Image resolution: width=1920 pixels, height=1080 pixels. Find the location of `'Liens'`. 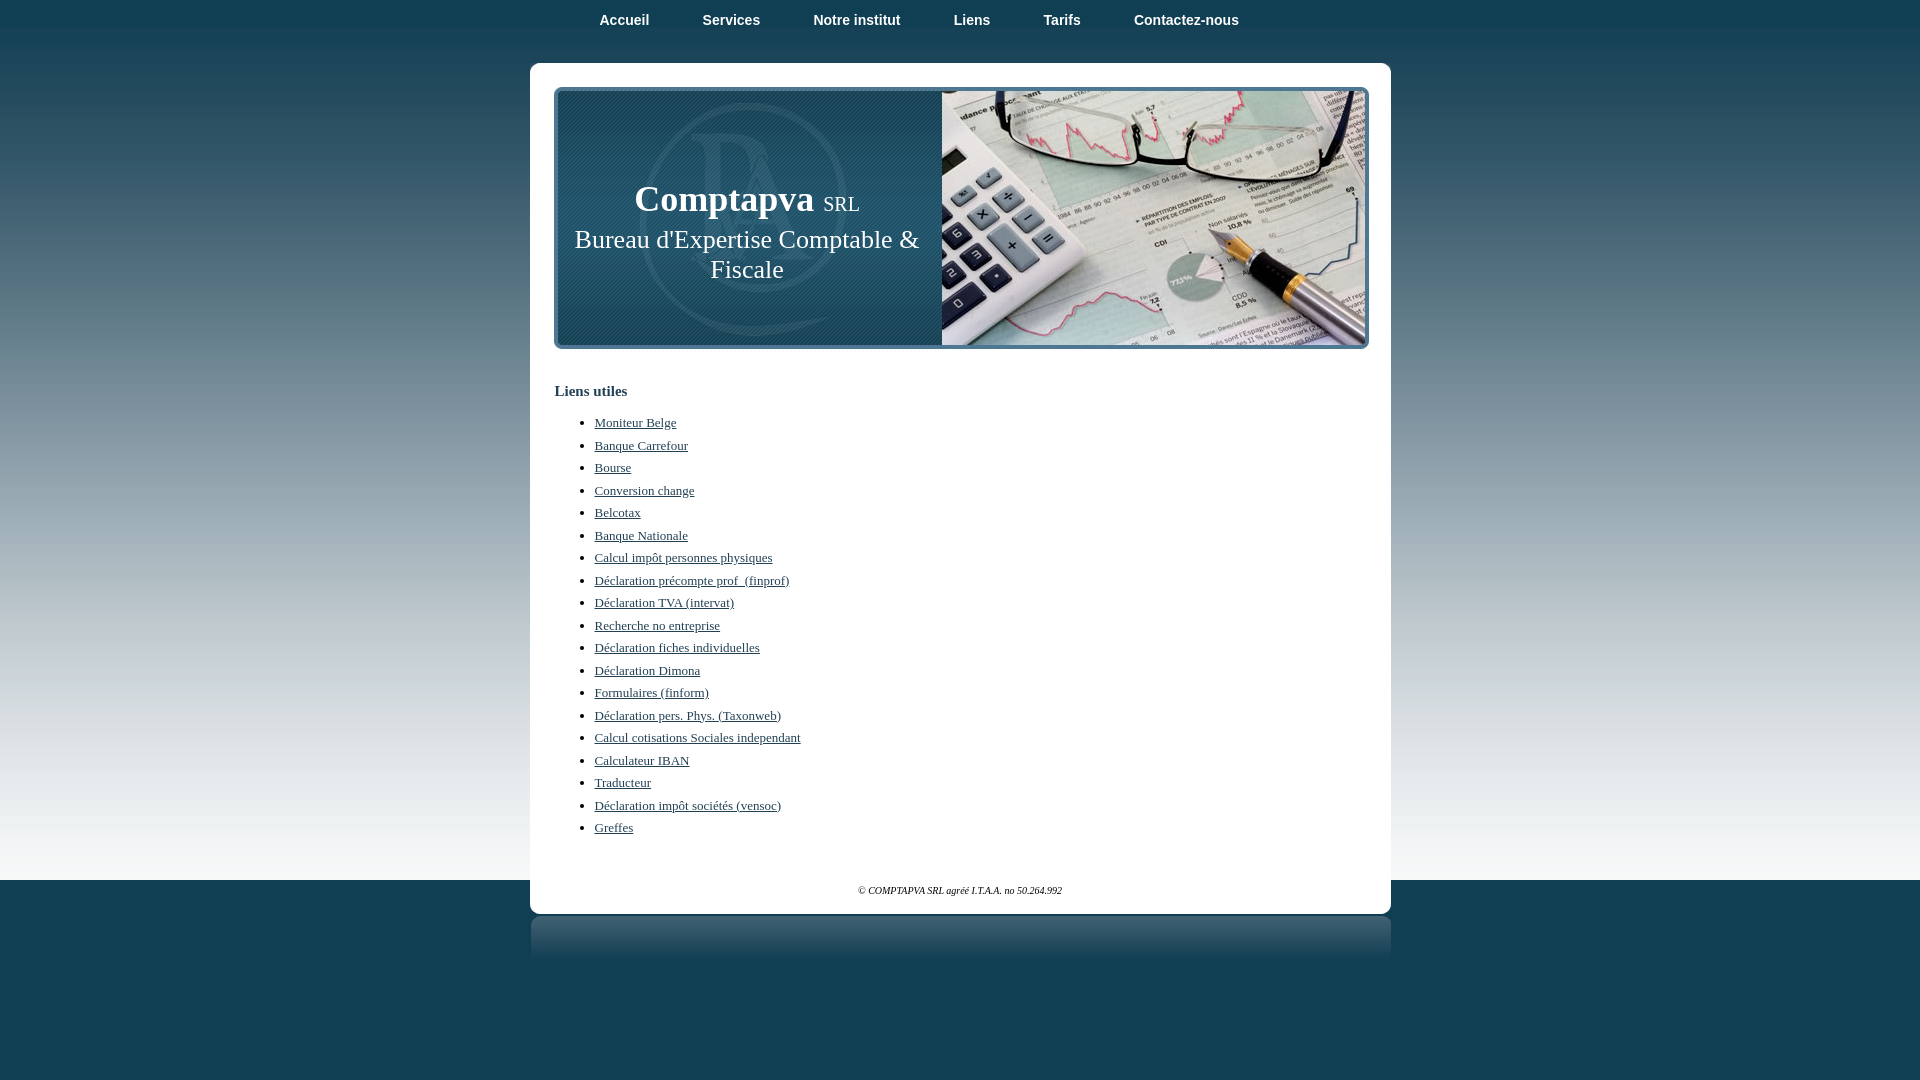

'Liens' is located at coordinates (972, 19).